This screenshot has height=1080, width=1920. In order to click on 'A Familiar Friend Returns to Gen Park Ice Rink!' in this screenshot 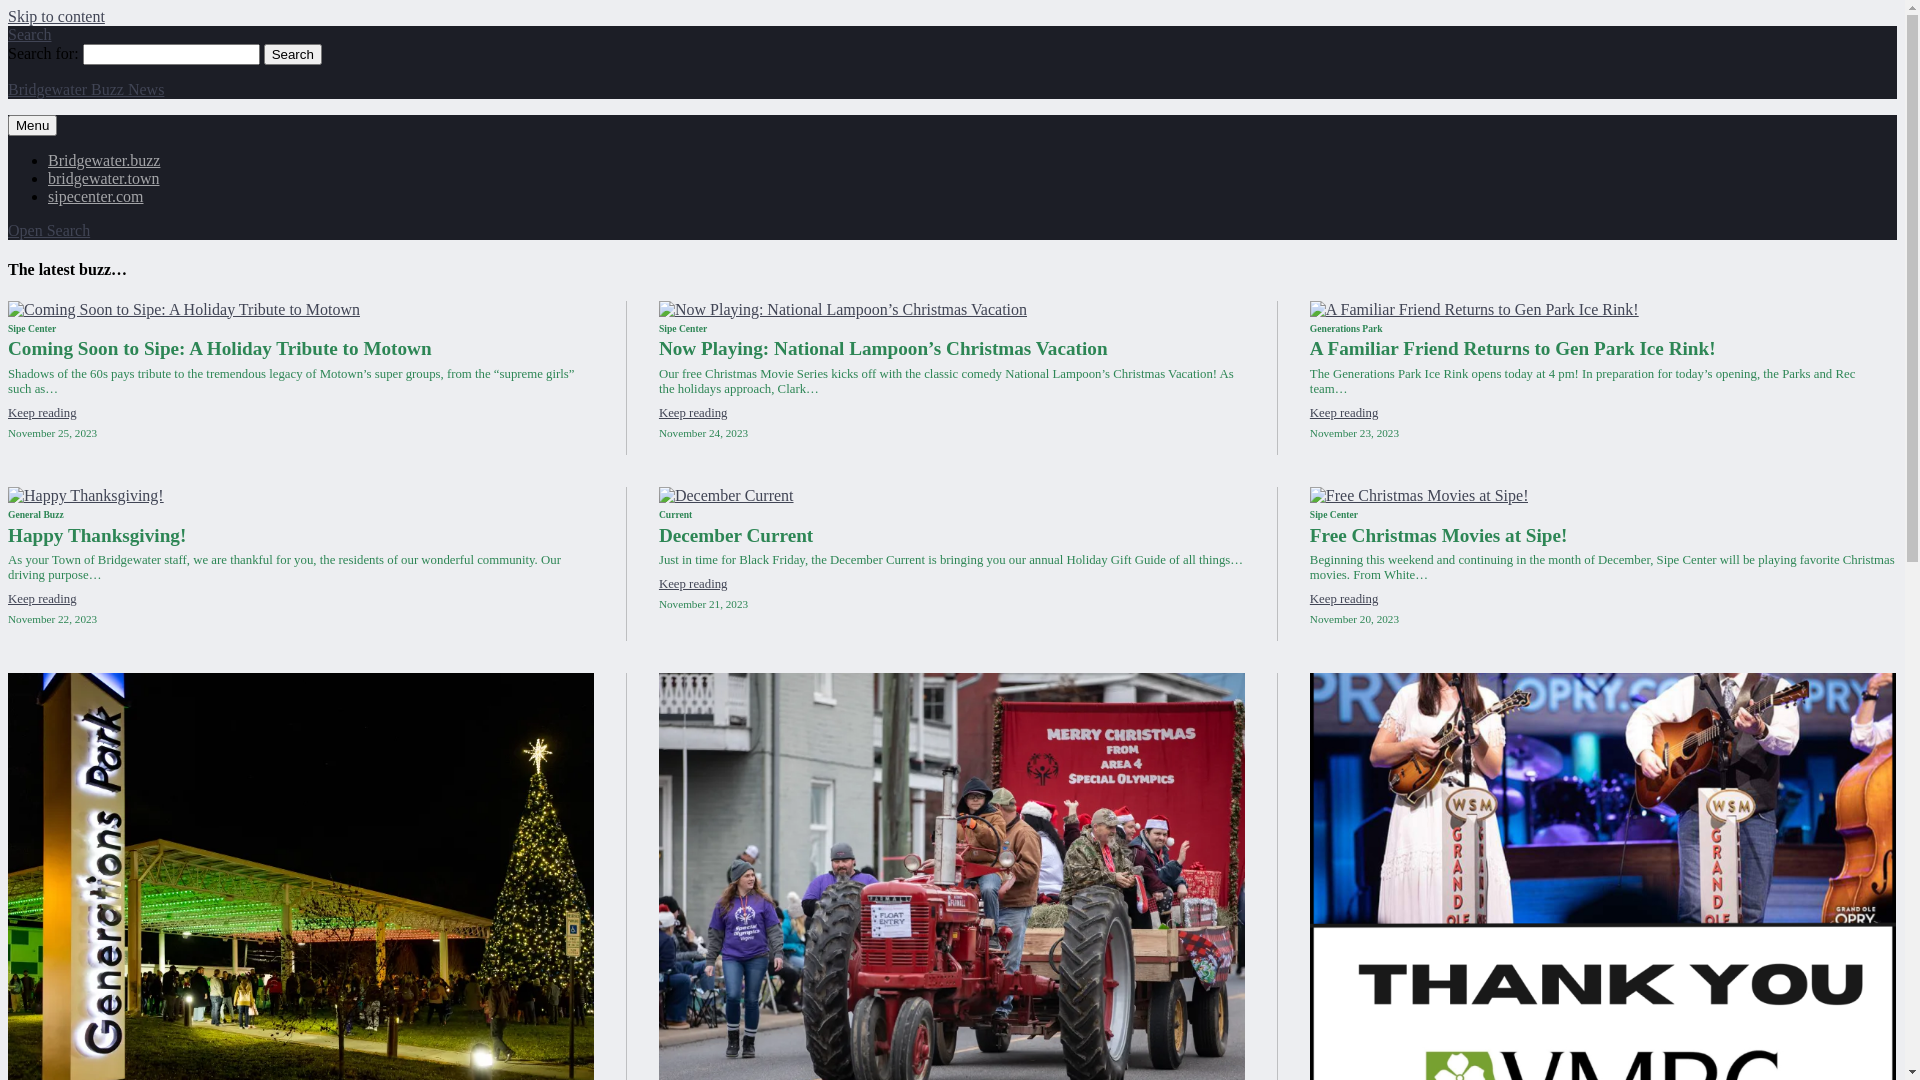, I will do `click(1512, 347)`.